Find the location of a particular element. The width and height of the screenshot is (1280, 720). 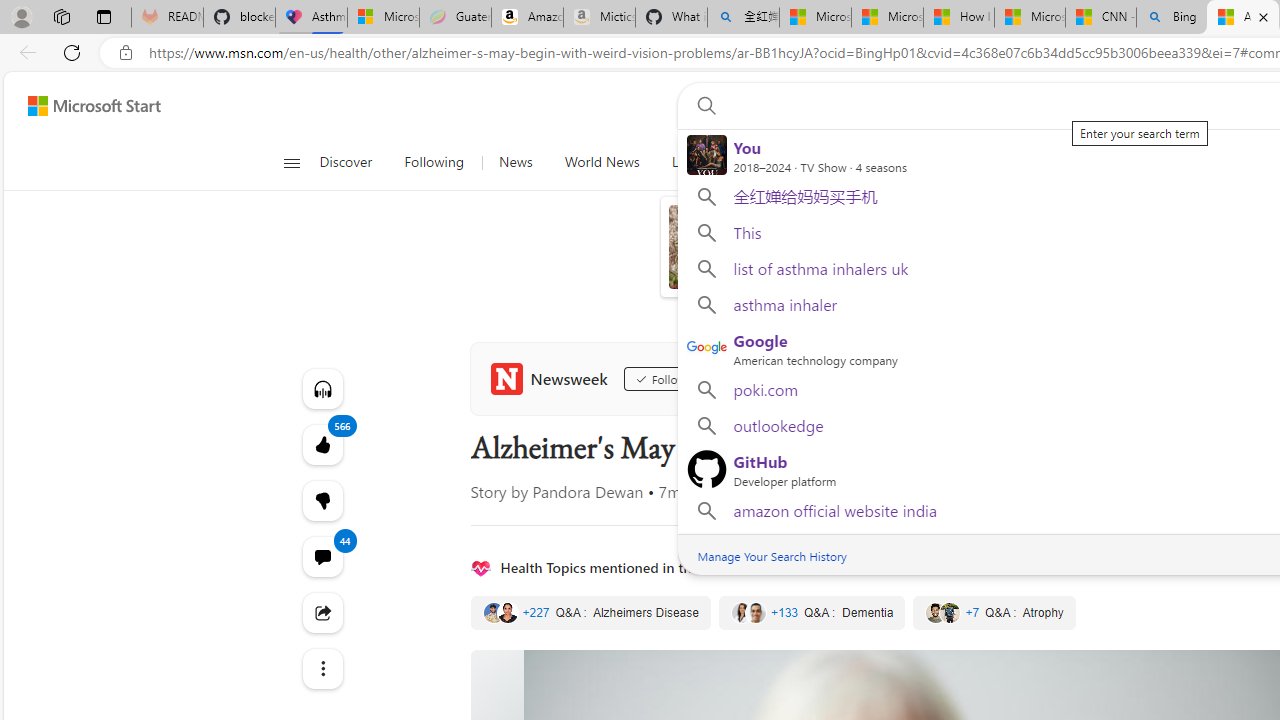

'Science' is located at coordinates (757, 162).